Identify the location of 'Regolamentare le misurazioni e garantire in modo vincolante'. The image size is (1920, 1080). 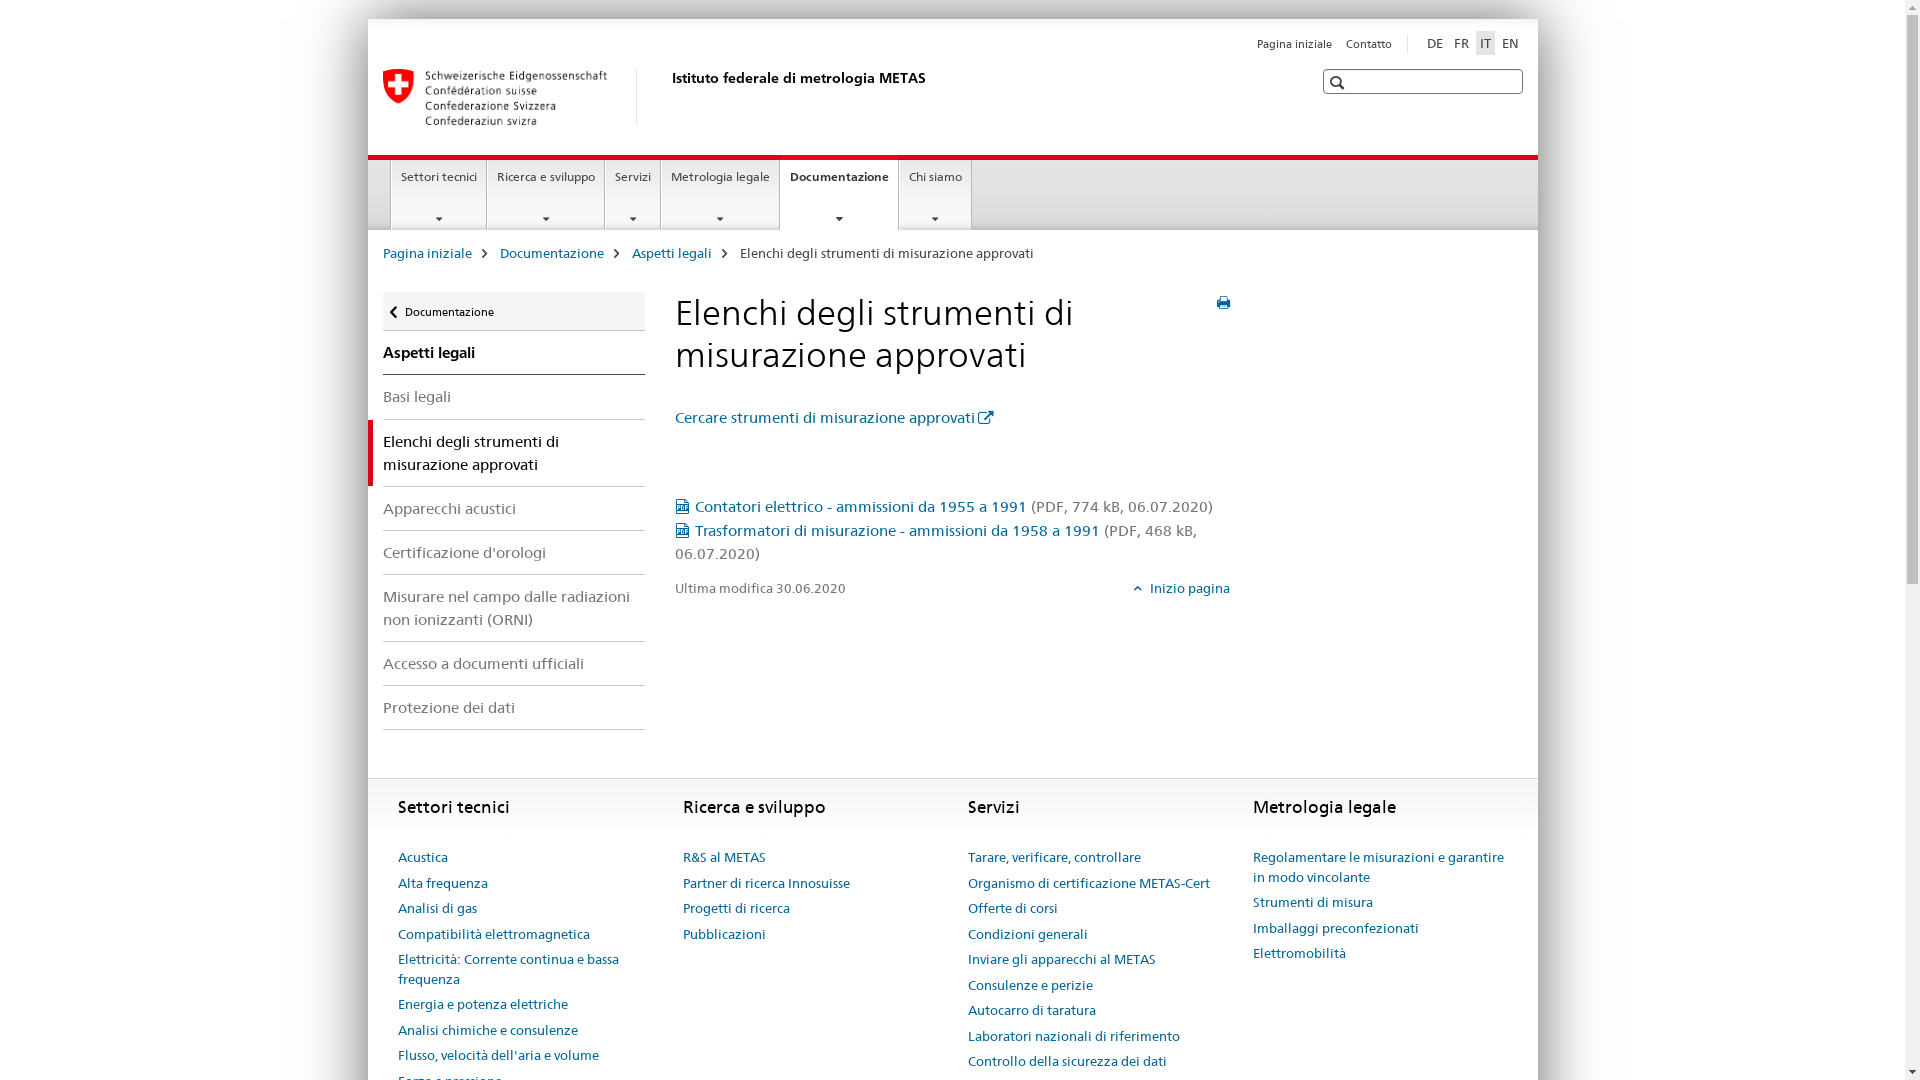
(1378, 866).